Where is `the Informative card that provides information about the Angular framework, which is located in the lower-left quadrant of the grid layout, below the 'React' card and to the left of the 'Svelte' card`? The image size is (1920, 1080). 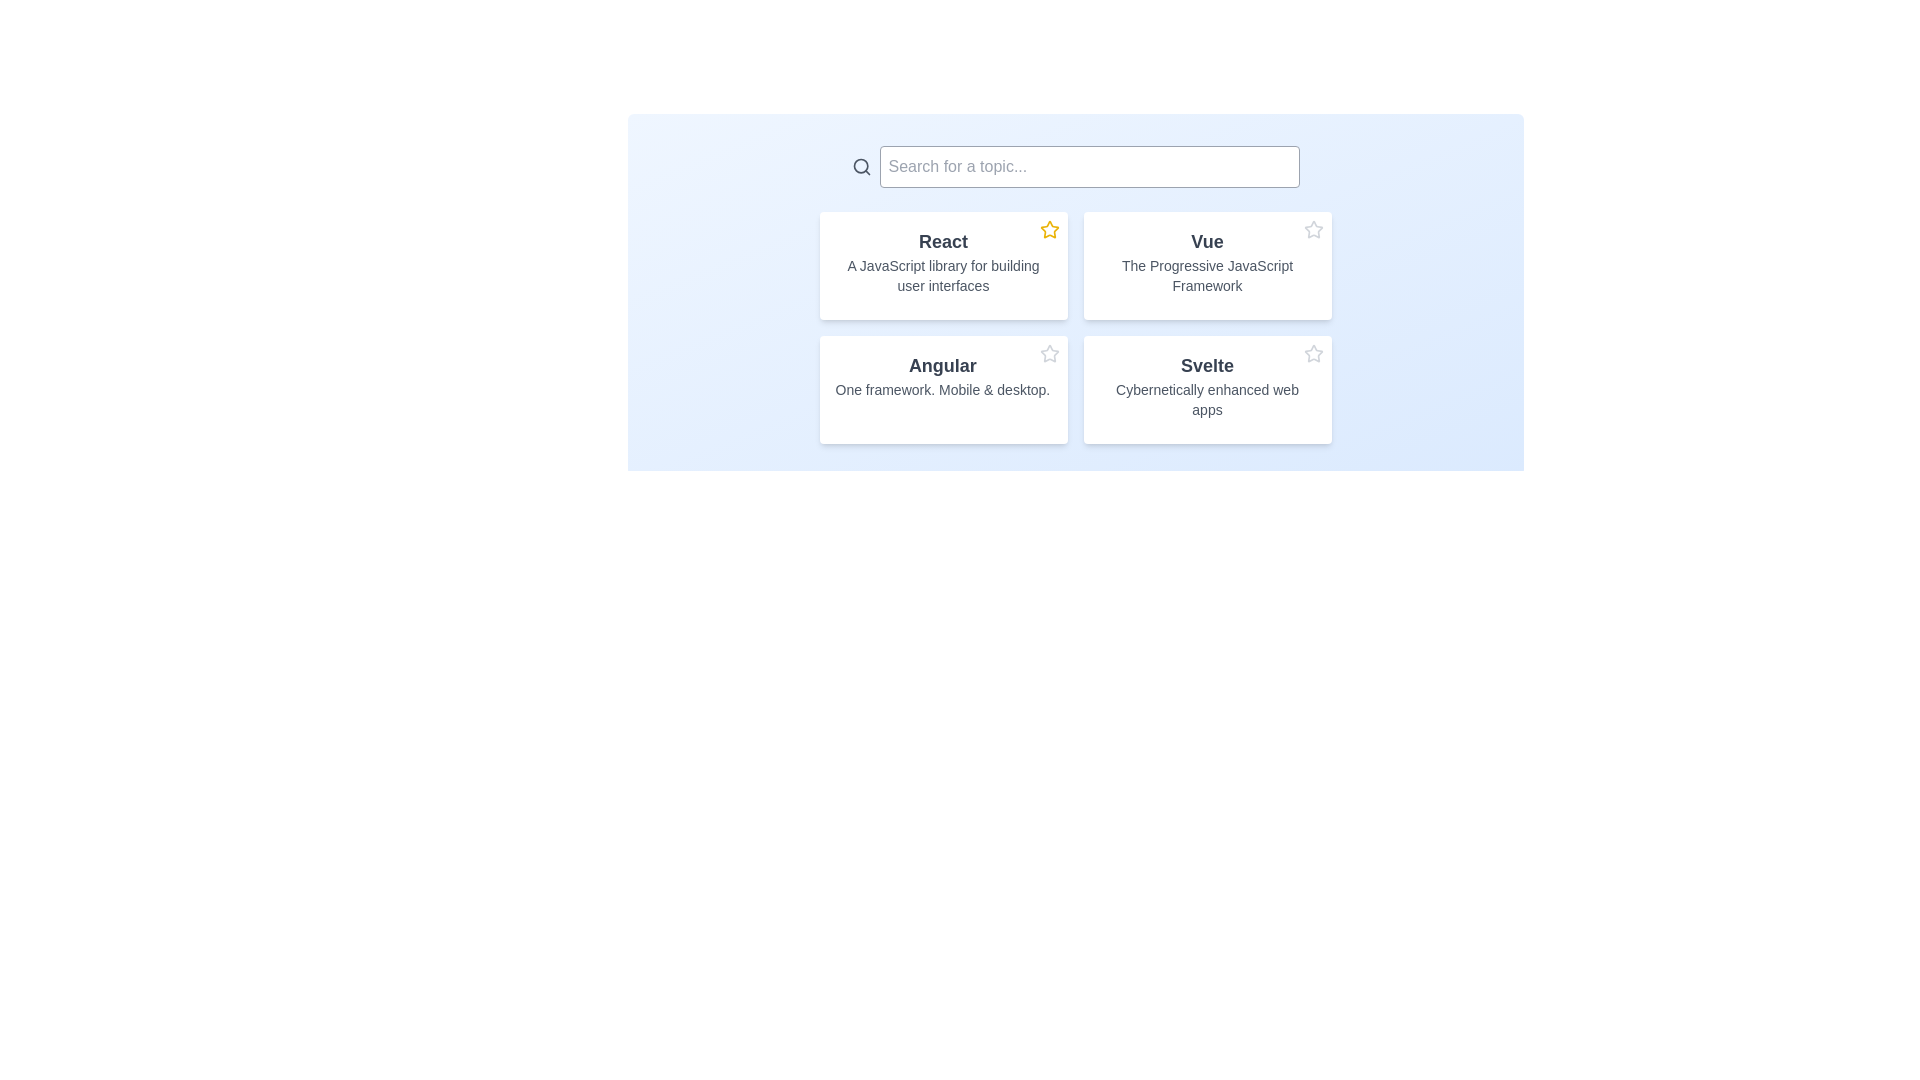 the Informative card that provides information about the Angular framework, which is located in the lower-left quadrant of the grid layout, below the 'React' card and to the left of the 'Svelte' card is located at coordinates (942, 389).